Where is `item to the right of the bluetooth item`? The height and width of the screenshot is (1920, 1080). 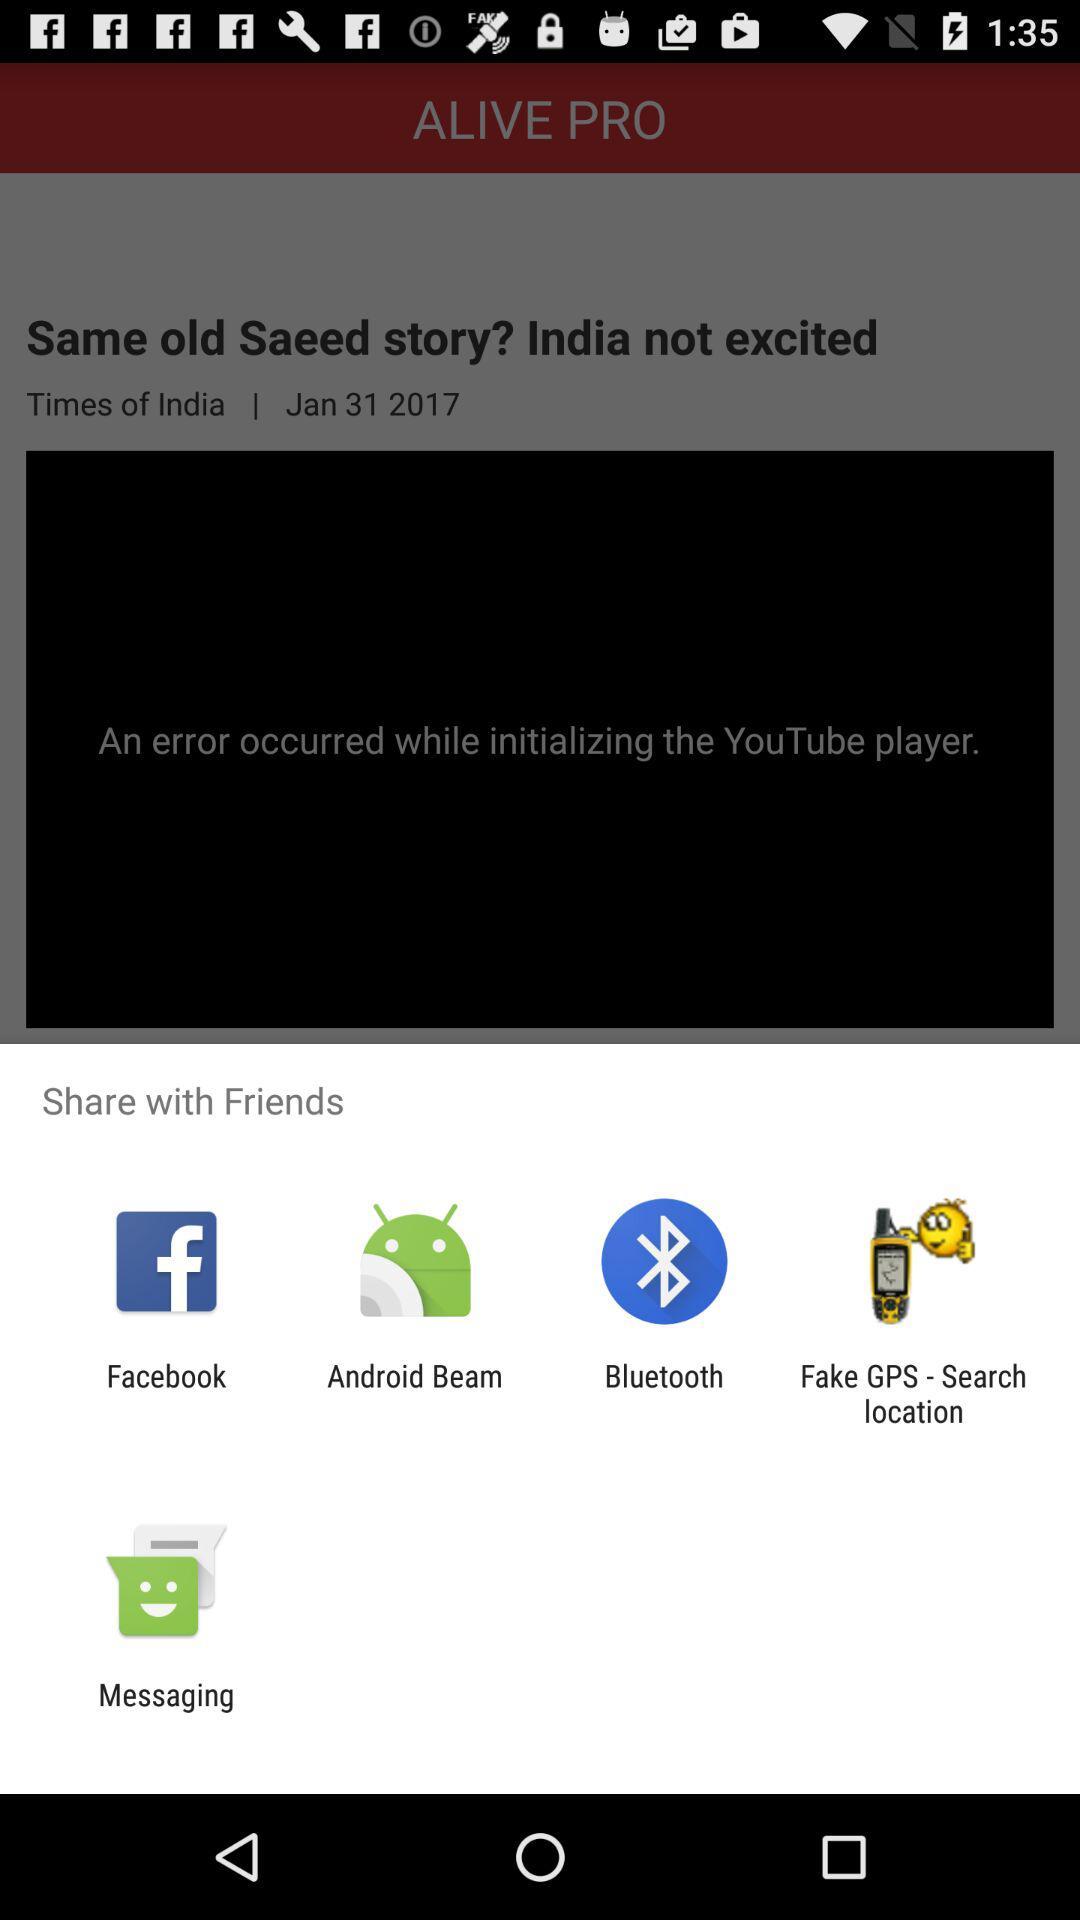
item to the right of the bluetooth item is located at coordinates (913, 1392).